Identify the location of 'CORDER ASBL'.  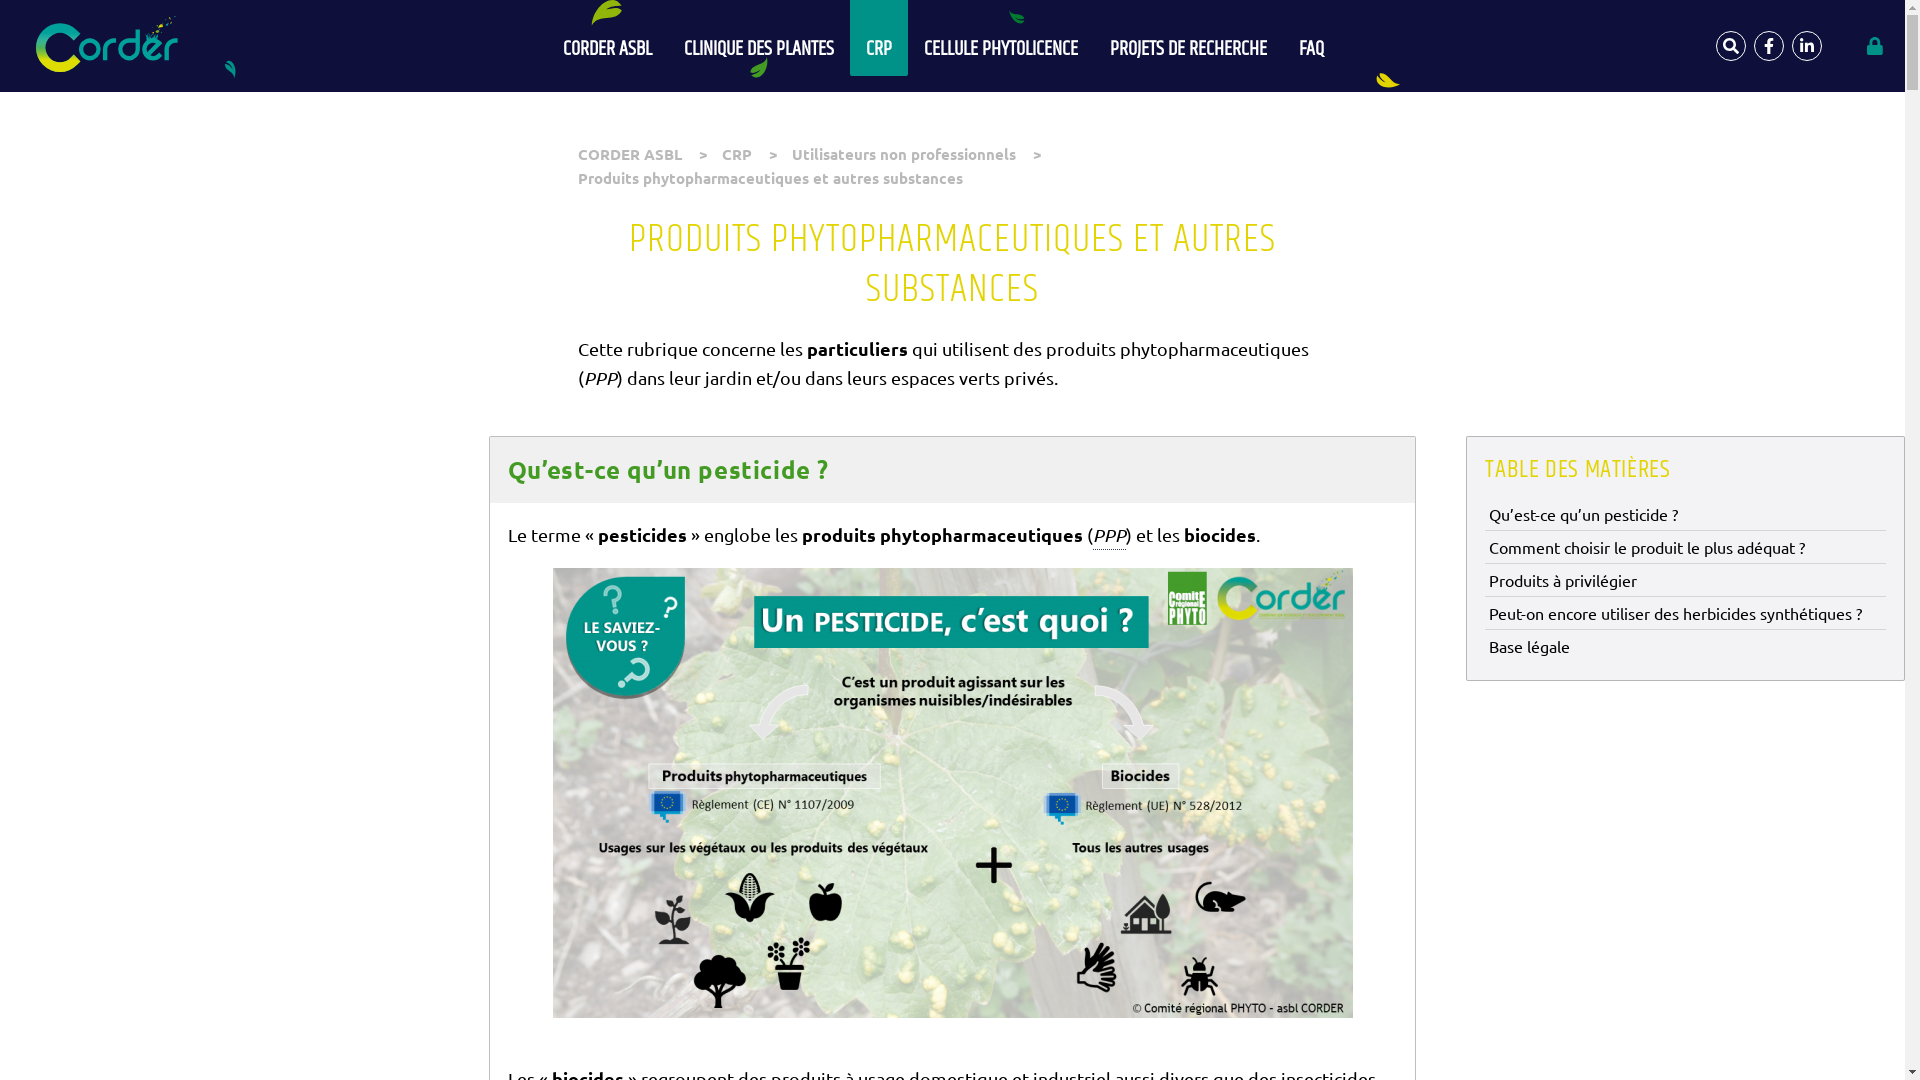
(628, 153).